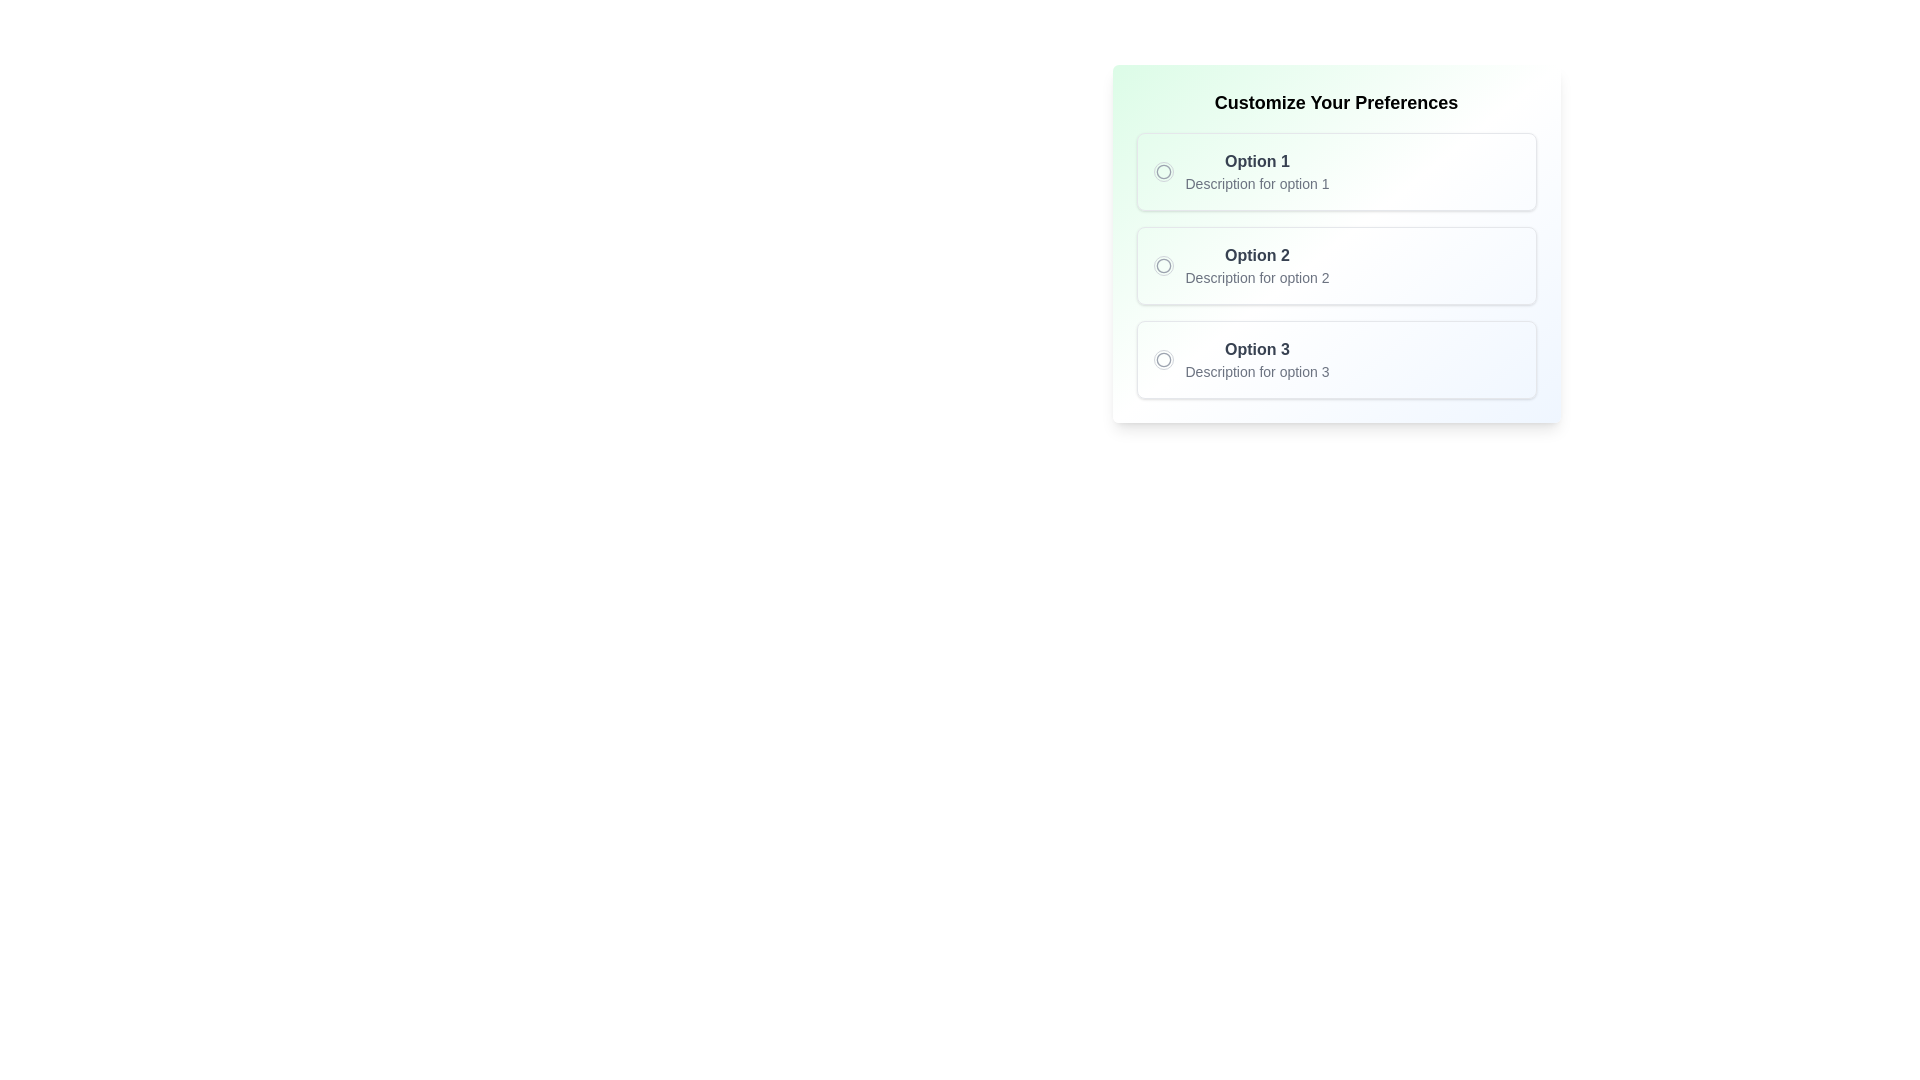 The height and width of the screenshot is (1080, 1920). What do you see at coordinates (1163, 171) in the screenshot?
I see `the first radio button labeled 'Option 1'` at bounding box center [1163, 171].